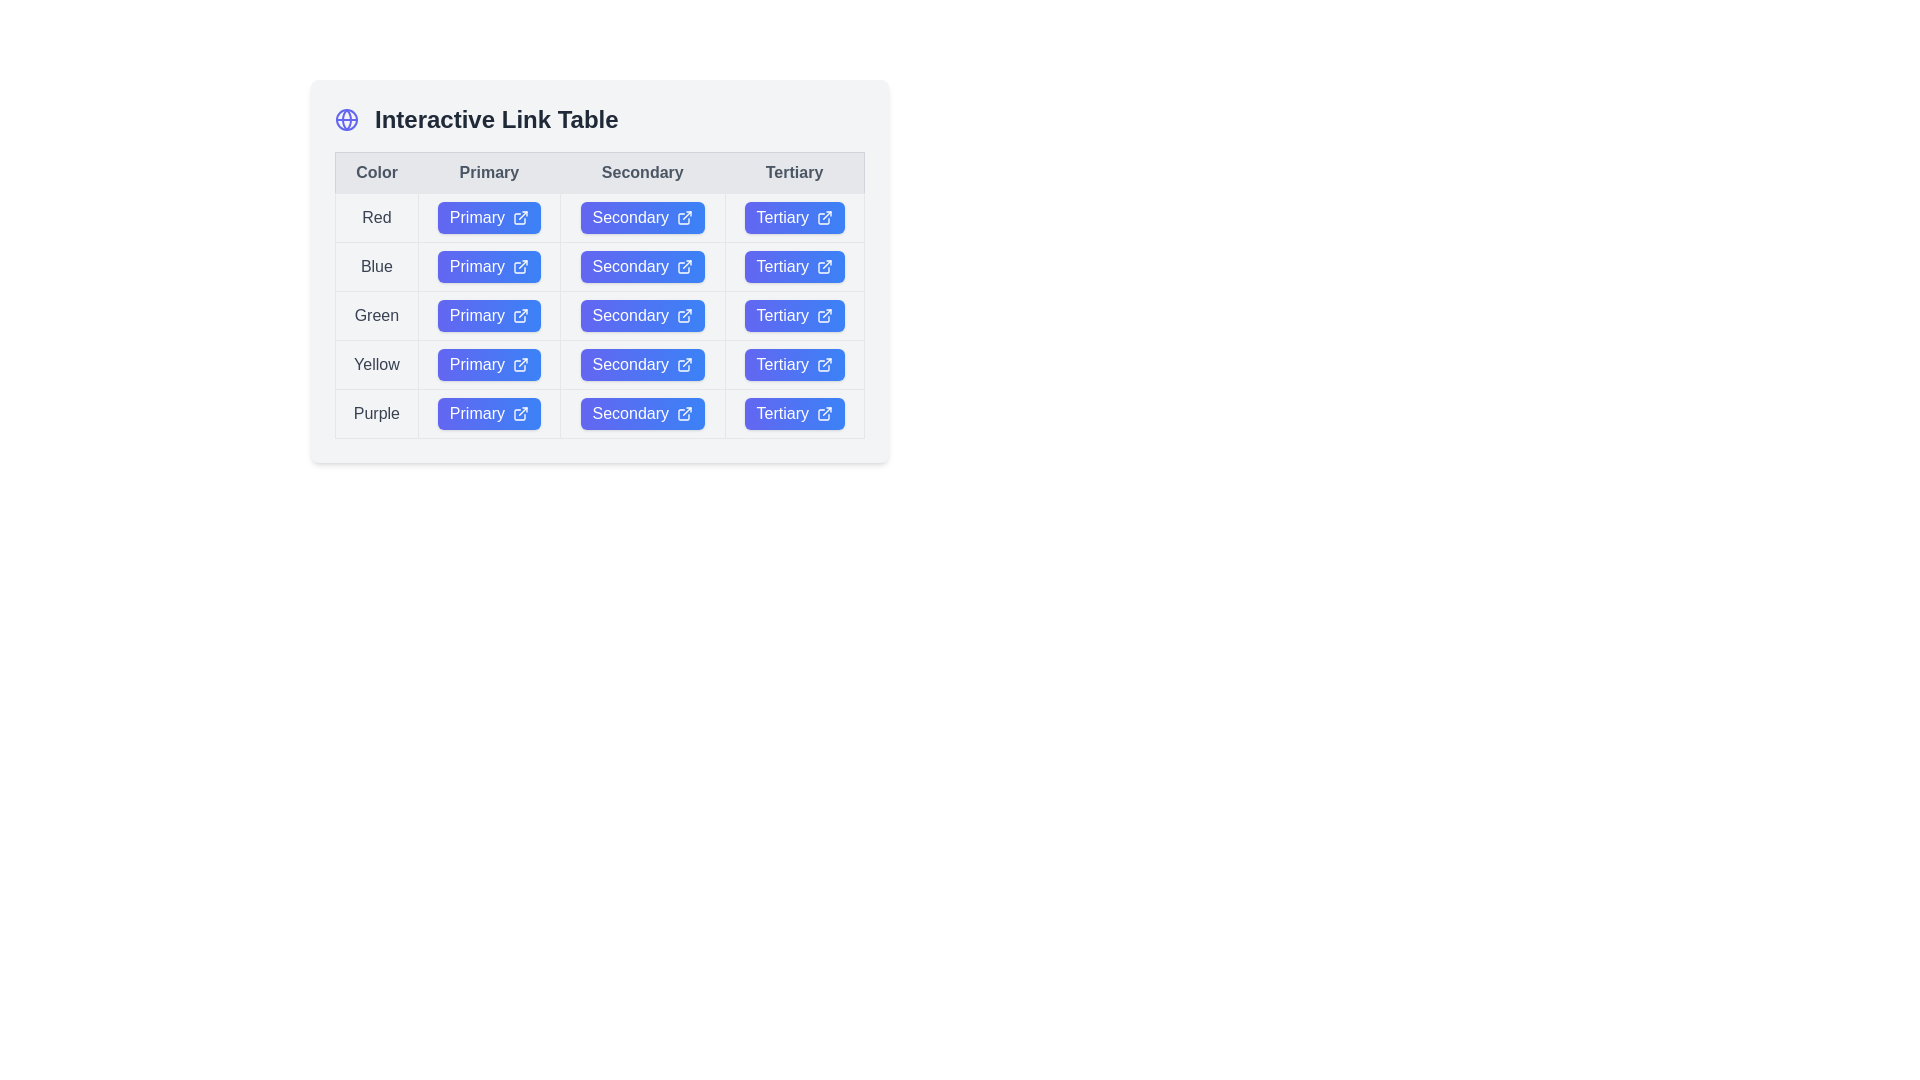 The height and width of the screenshot is (1080, 1920). Describe the element at coordinates (599, 218) in the screenshot. I see `the clickable button labeled 'Secondary' in the 'Red' row of the interactive table` at that location.